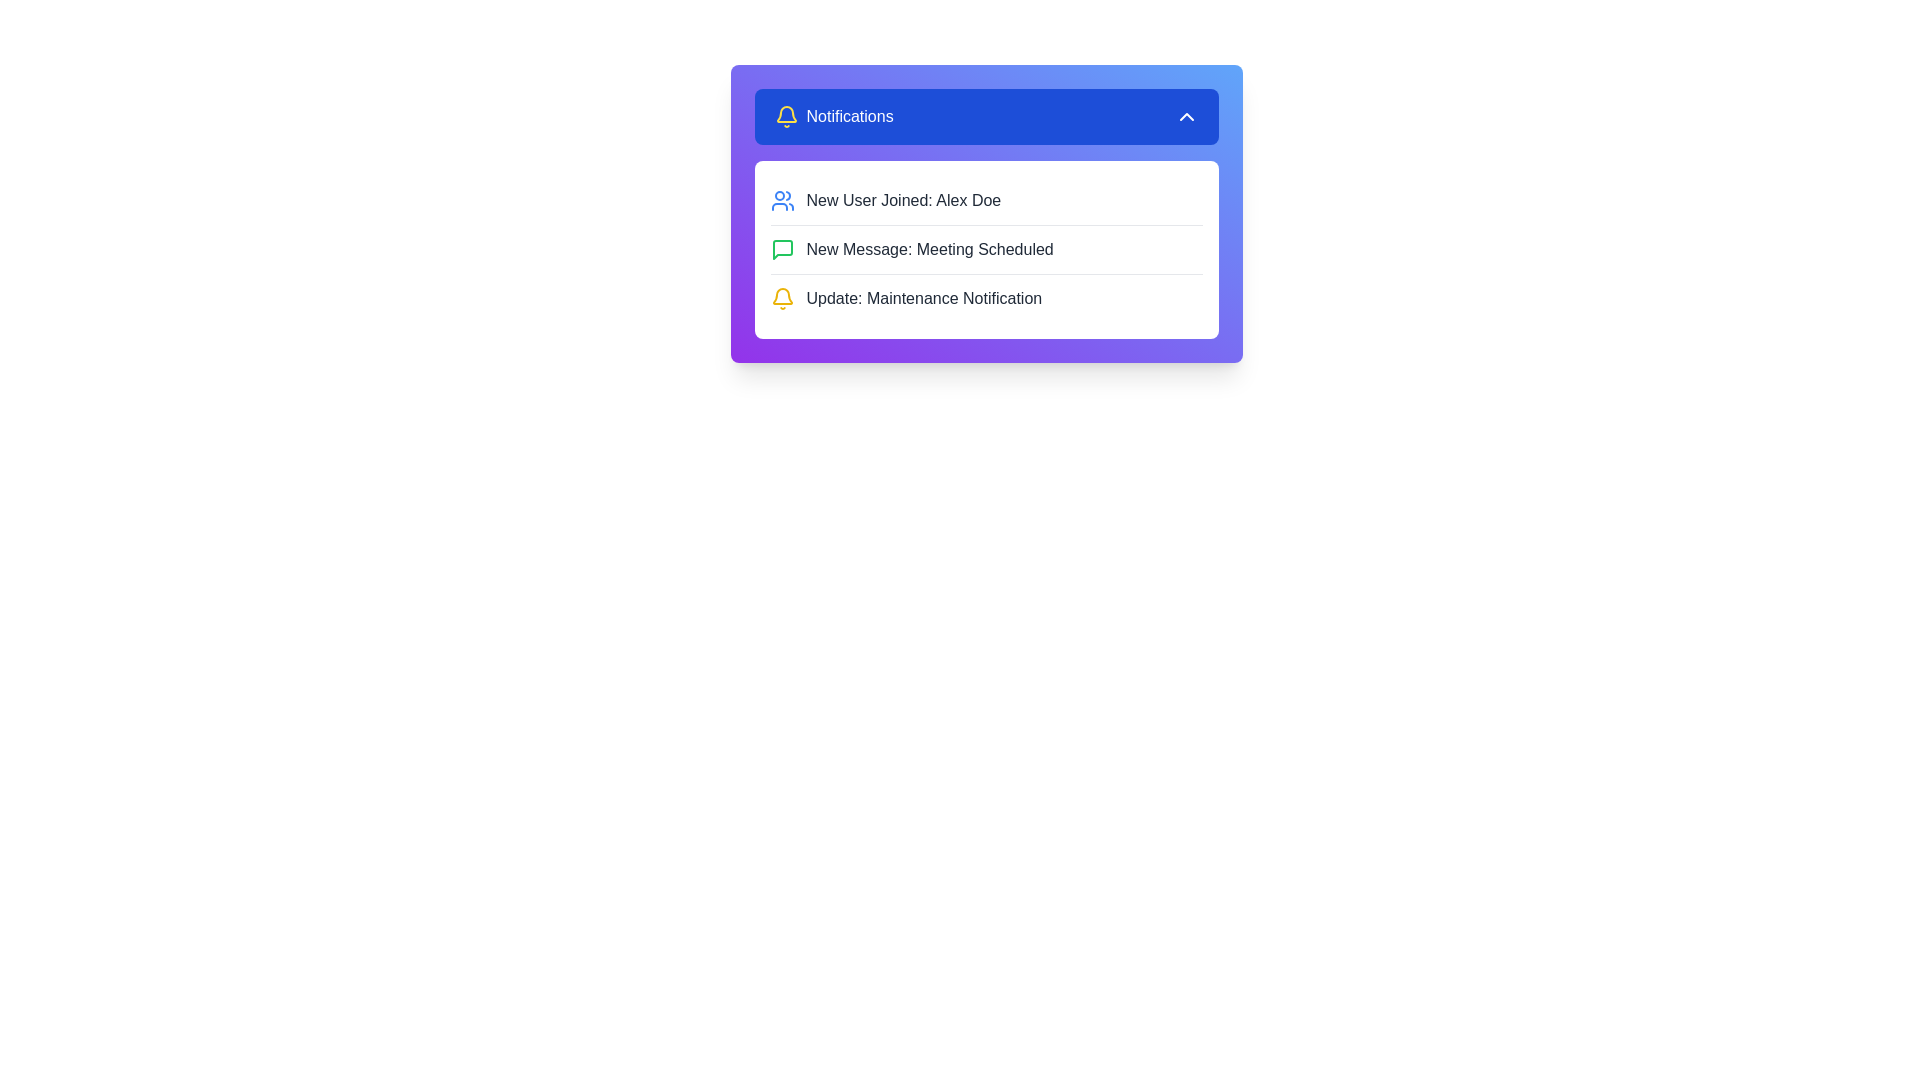 The image size is (1920, 1080). Describe the element at coordinates (986, 116) in the screenshot. I see `notification menu button to toggle the menu visibility` at that location.